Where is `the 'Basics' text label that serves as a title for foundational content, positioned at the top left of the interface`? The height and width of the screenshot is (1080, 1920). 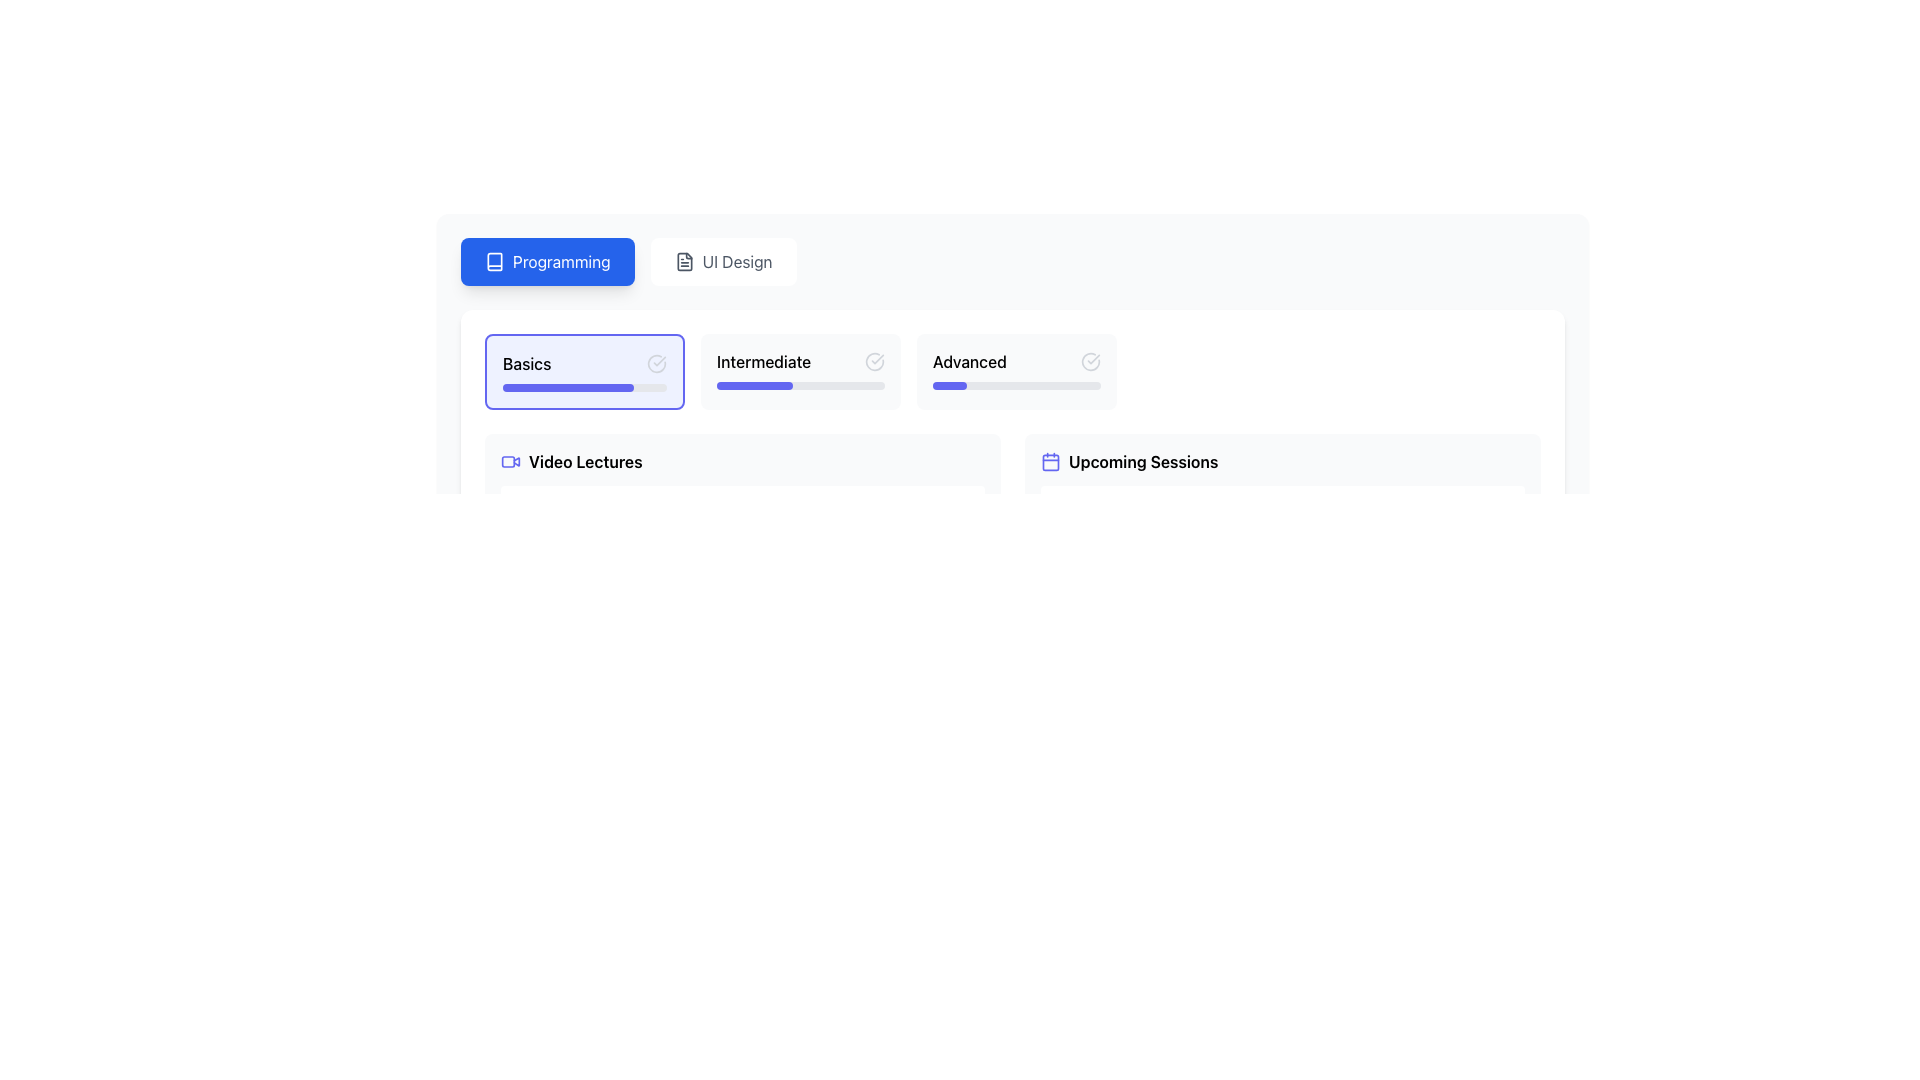 the 'Basics' text label that serves as a title for foundational content, positioned at the top left of the interface is located at coordinates (527, 363).